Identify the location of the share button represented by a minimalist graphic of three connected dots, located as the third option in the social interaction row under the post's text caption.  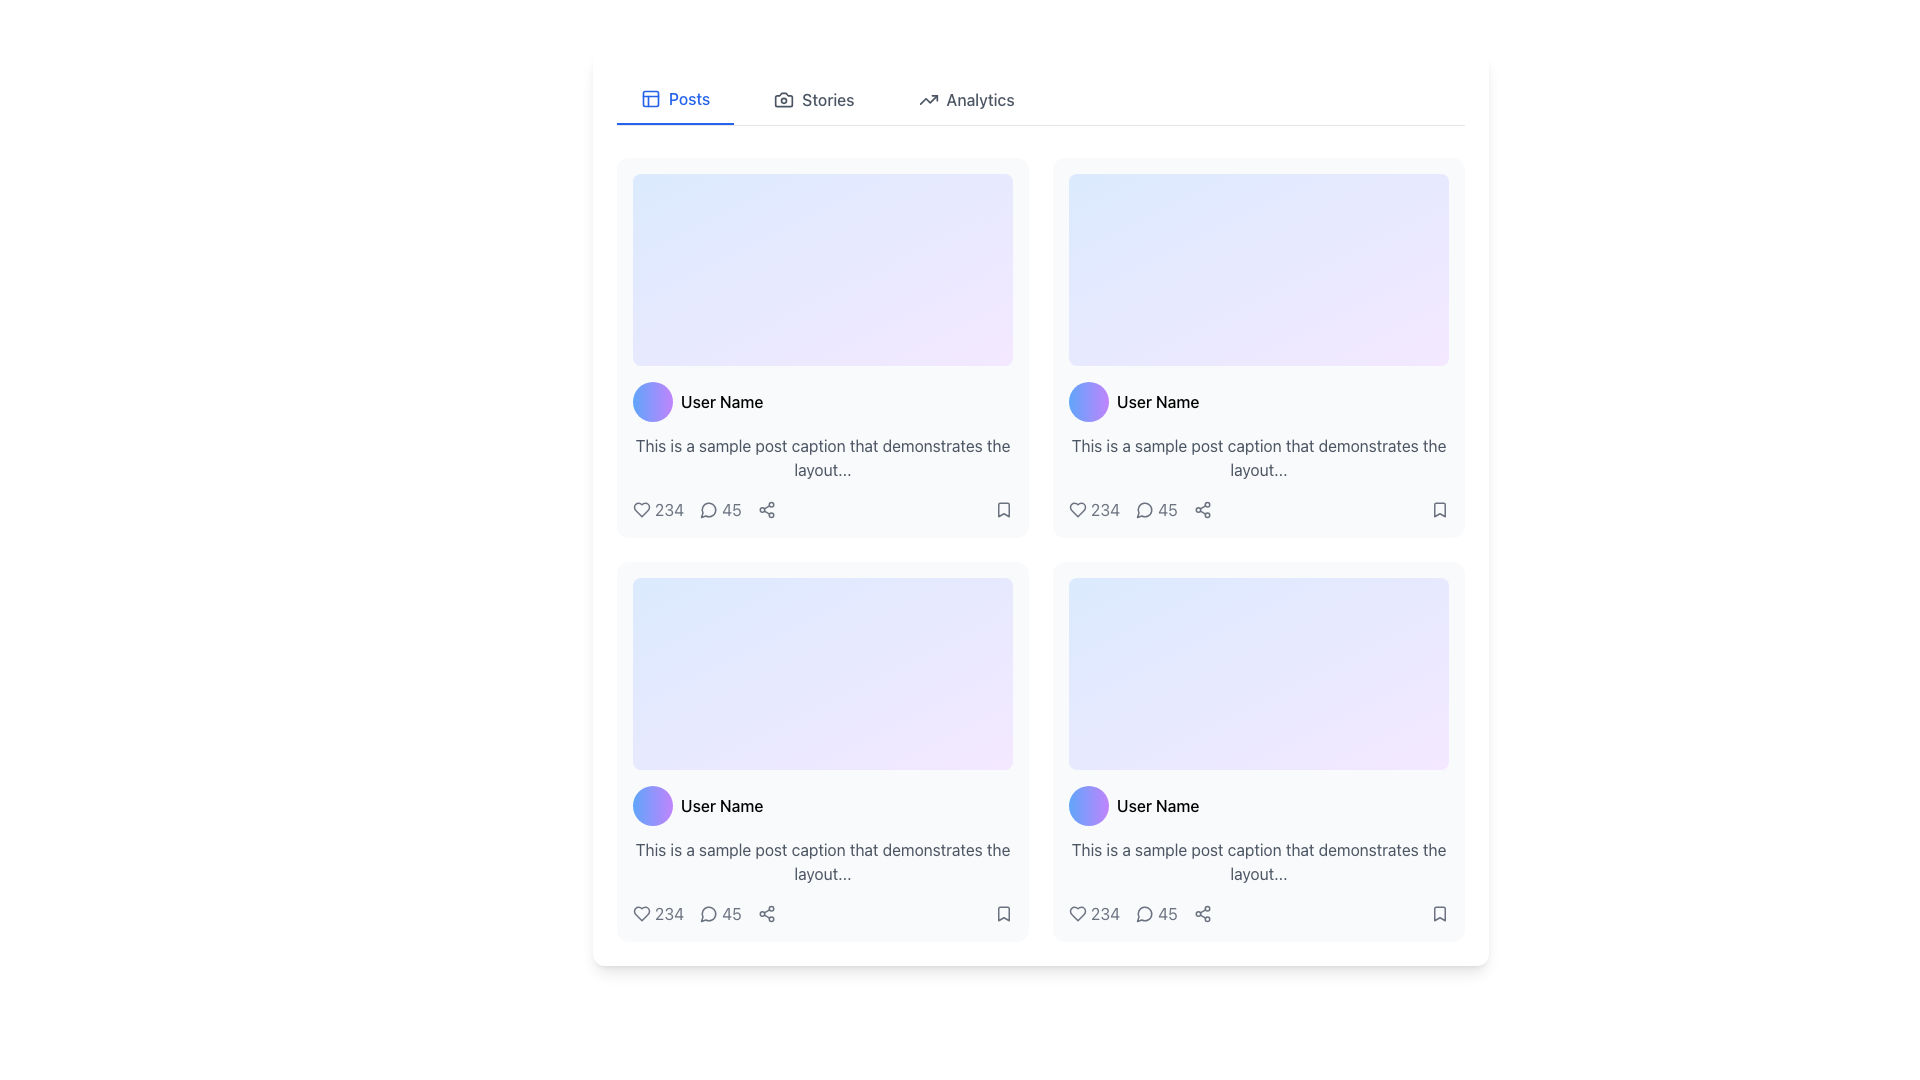
(765, 508).